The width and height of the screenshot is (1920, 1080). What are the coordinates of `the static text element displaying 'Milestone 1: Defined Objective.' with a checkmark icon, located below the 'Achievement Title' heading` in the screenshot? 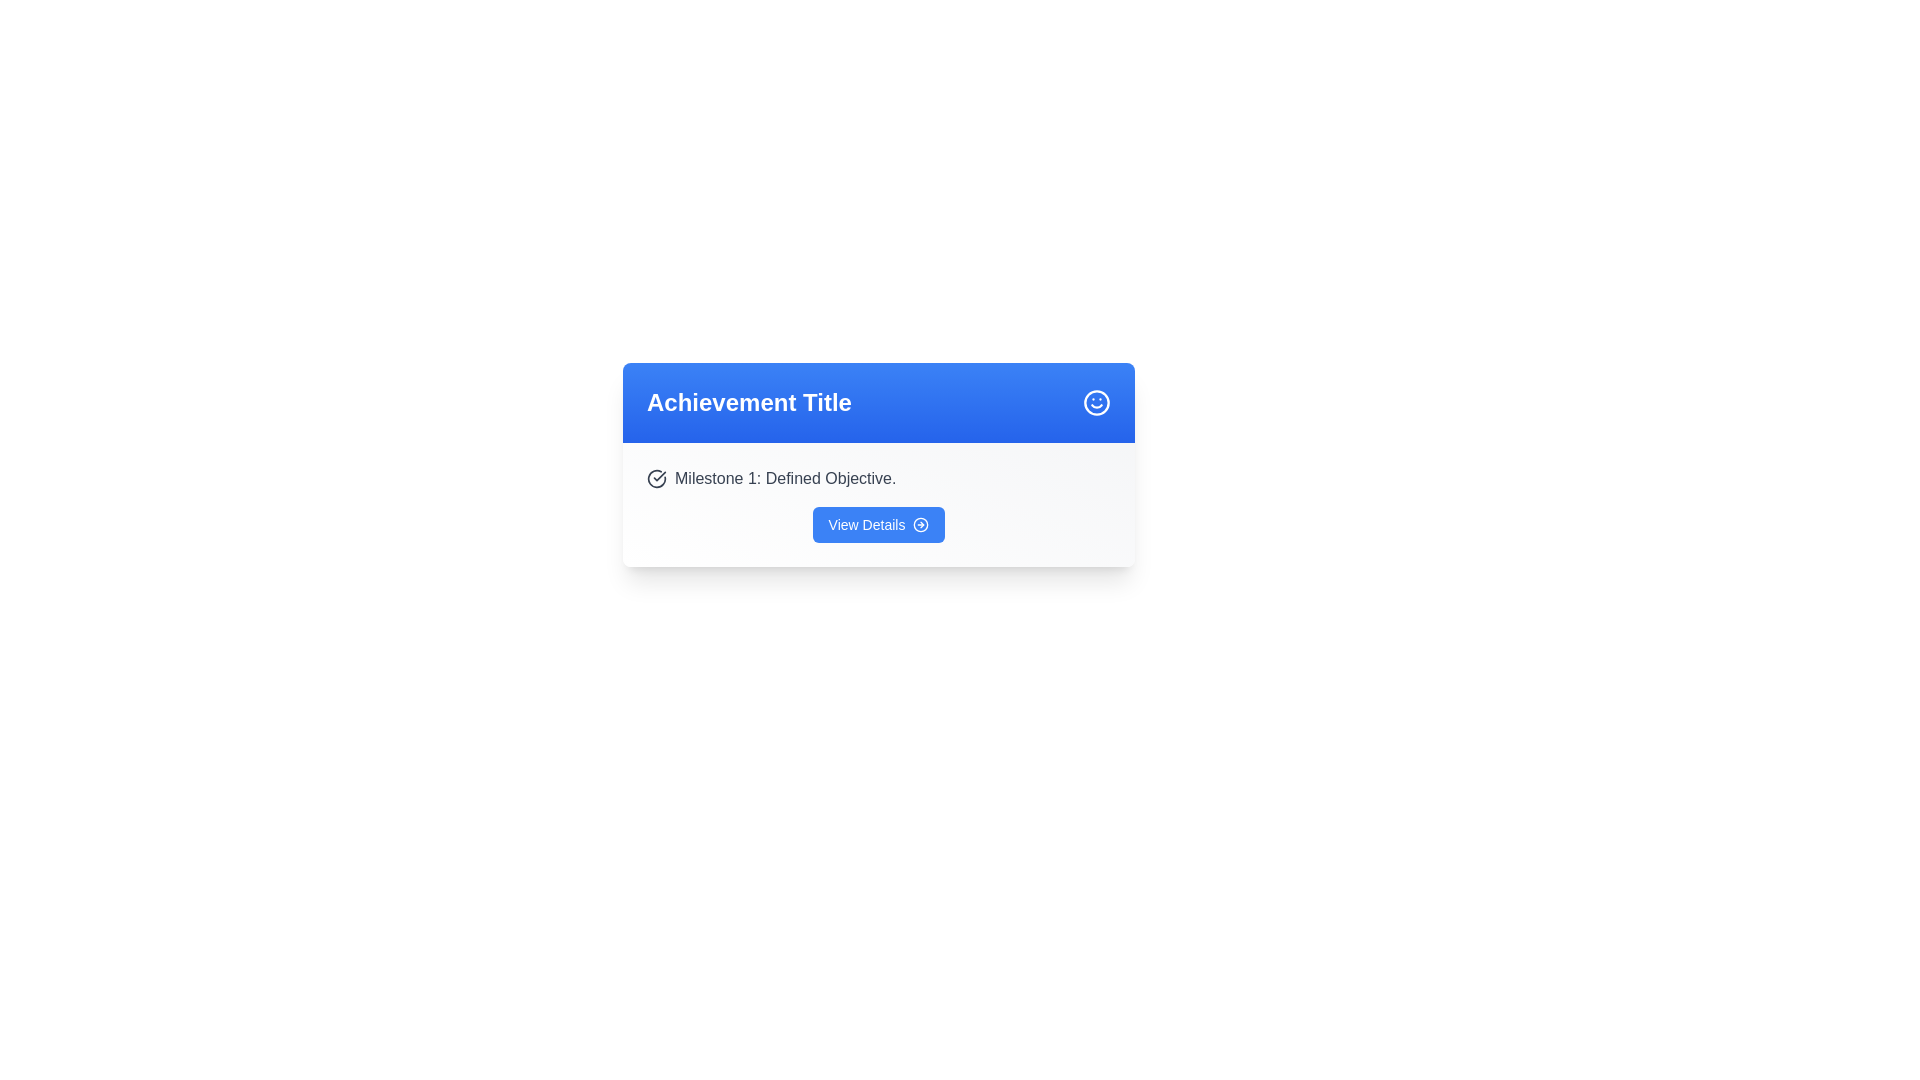 It's located at (878, 478).